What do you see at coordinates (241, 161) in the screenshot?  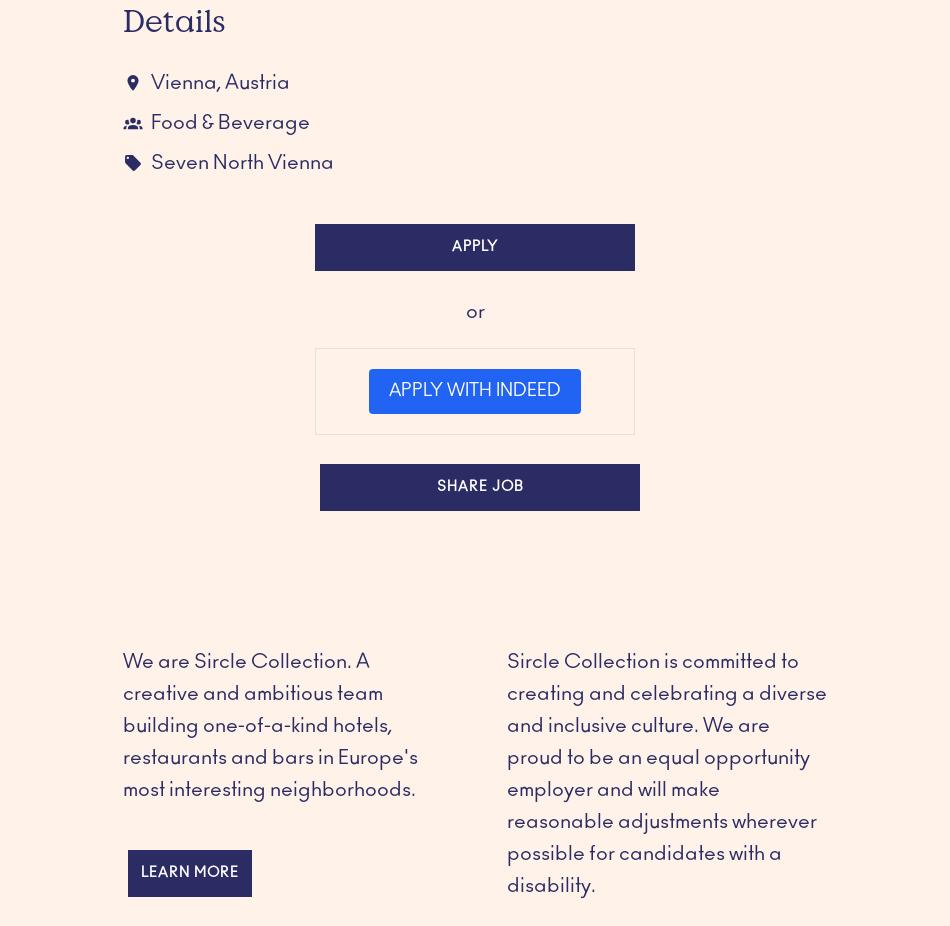 I see `'Seven North Vienna'` at bounding box center [241, 161].